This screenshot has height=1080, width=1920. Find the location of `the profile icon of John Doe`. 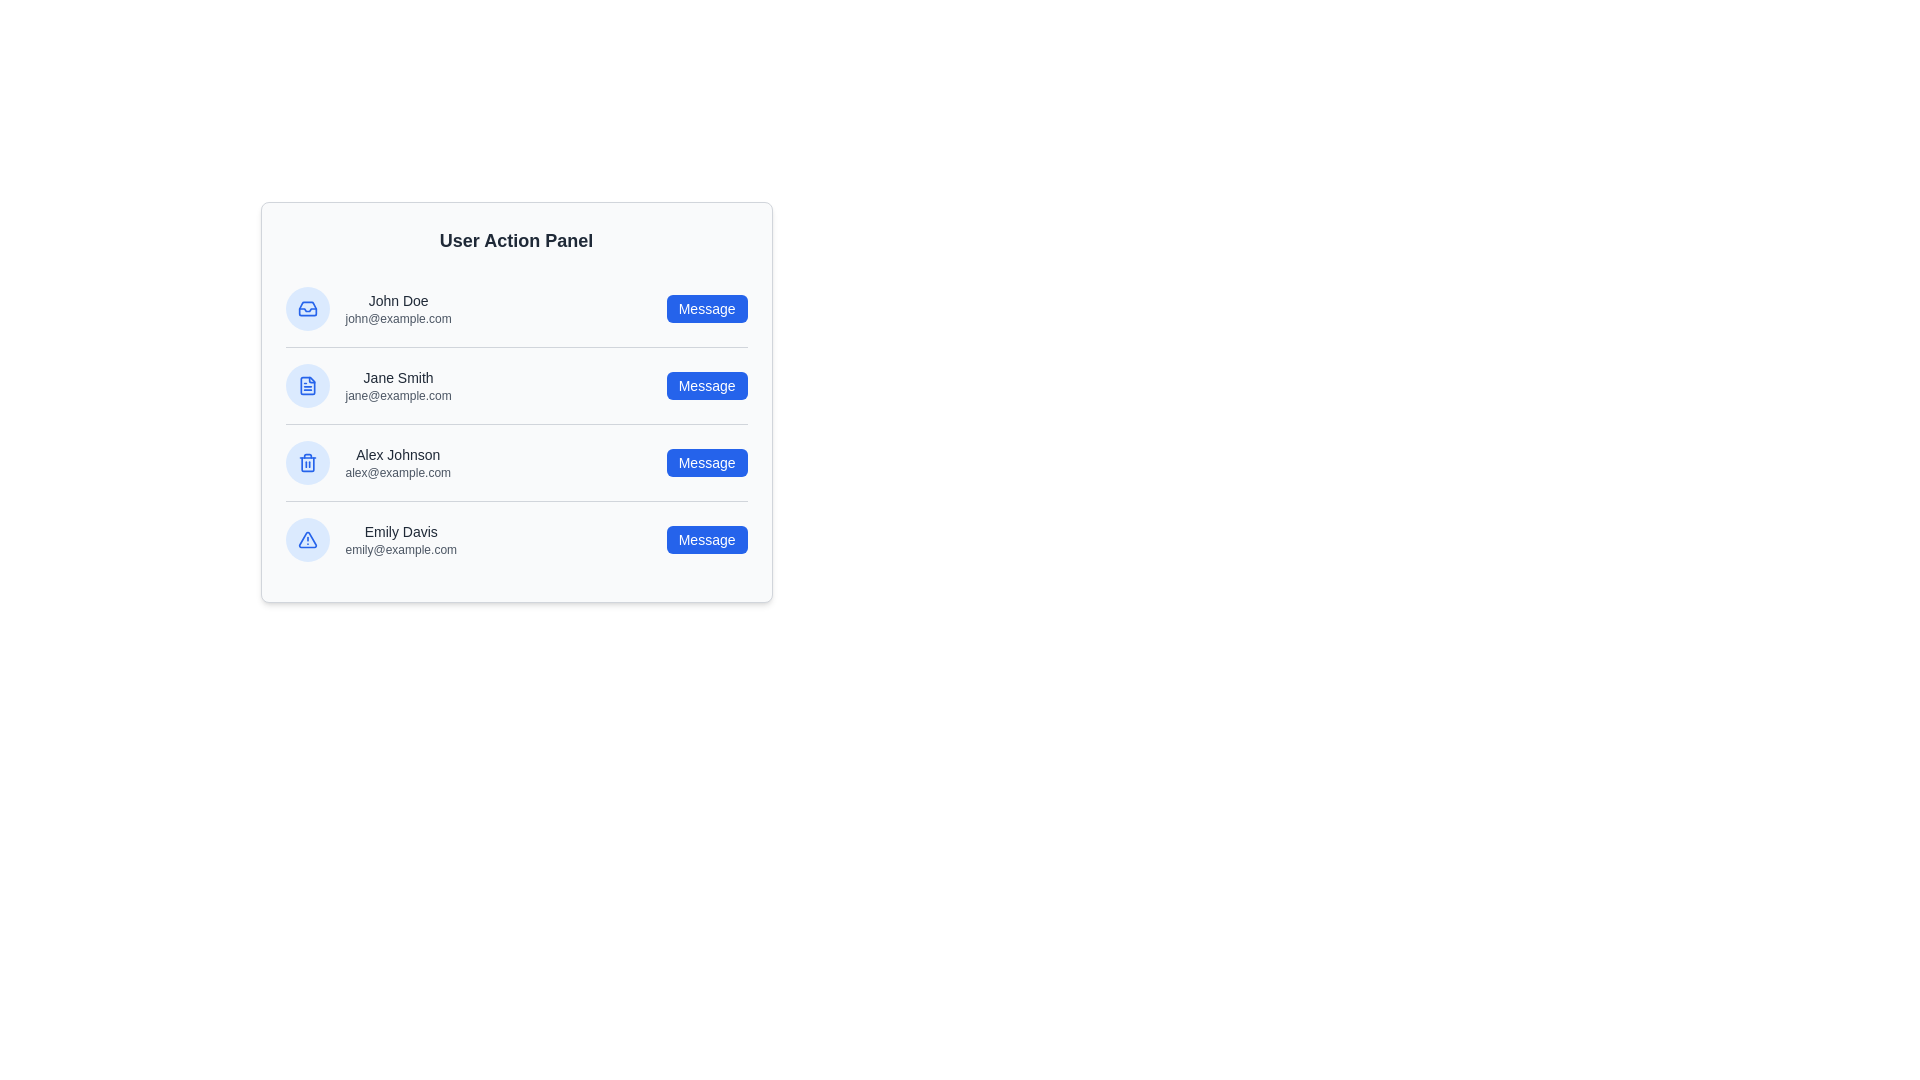

the profile icon of John Doe is located at coordinates (306, 308).